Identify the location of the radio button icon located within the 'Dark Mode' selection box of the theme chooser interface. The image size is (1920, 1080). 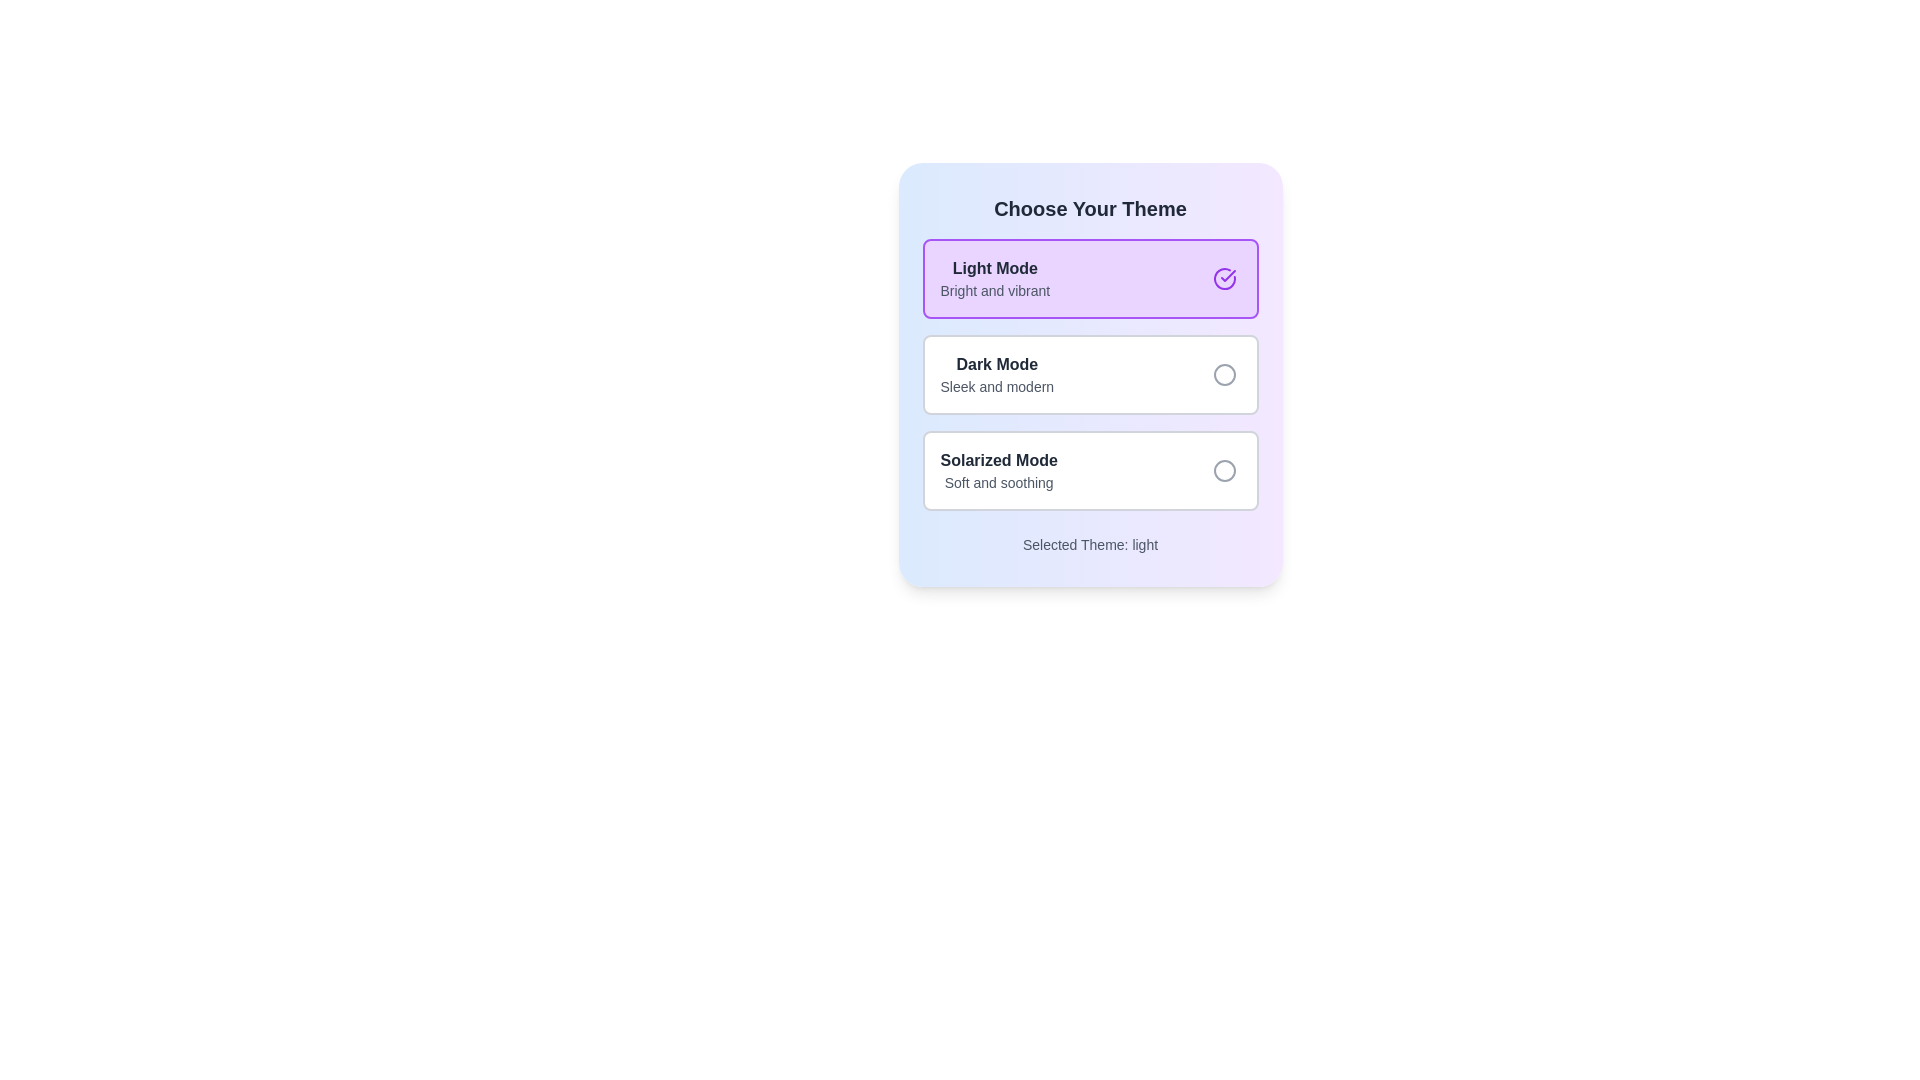
(1223, 374).